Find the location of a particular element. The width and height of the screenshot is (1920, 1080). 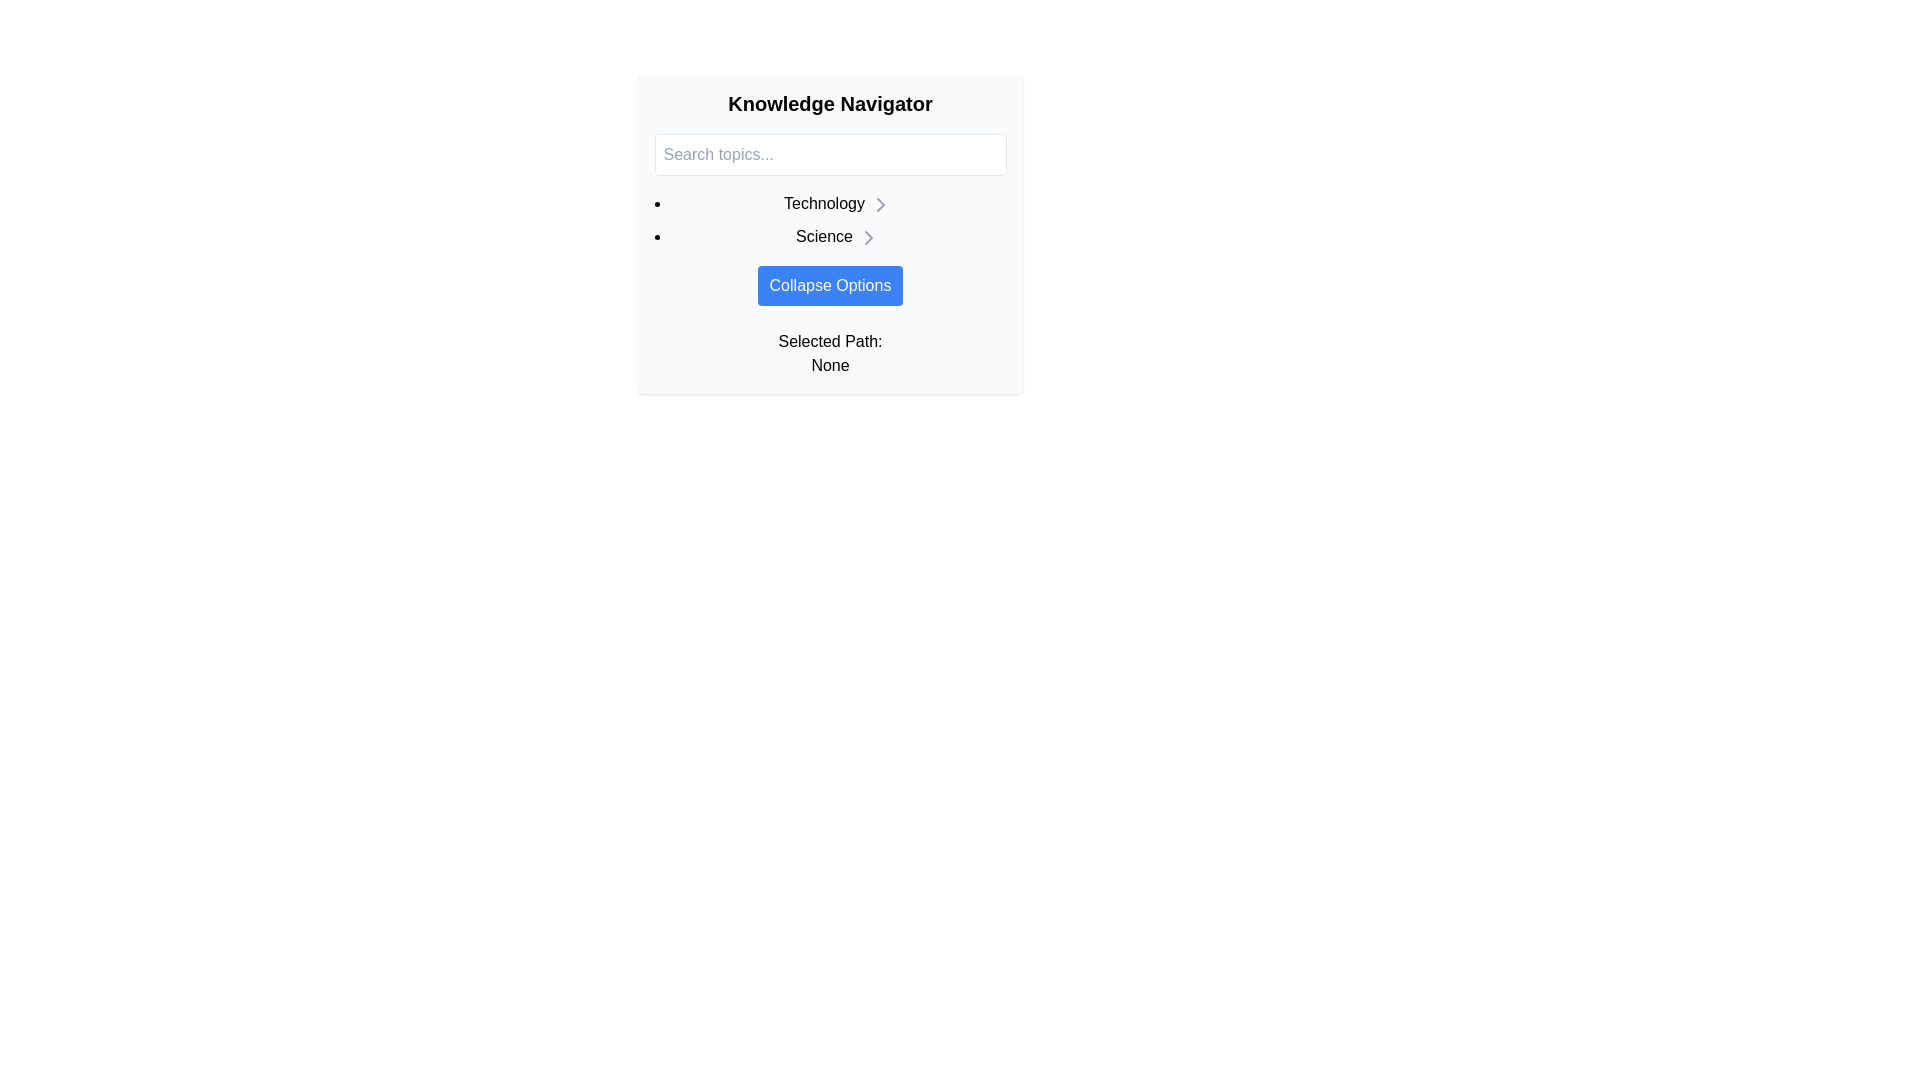

the small gray arrow icon pointing to the right, which is positioned inline immediately after the text 'Science' in the sidebar menu is located at coordinates (868, 236).